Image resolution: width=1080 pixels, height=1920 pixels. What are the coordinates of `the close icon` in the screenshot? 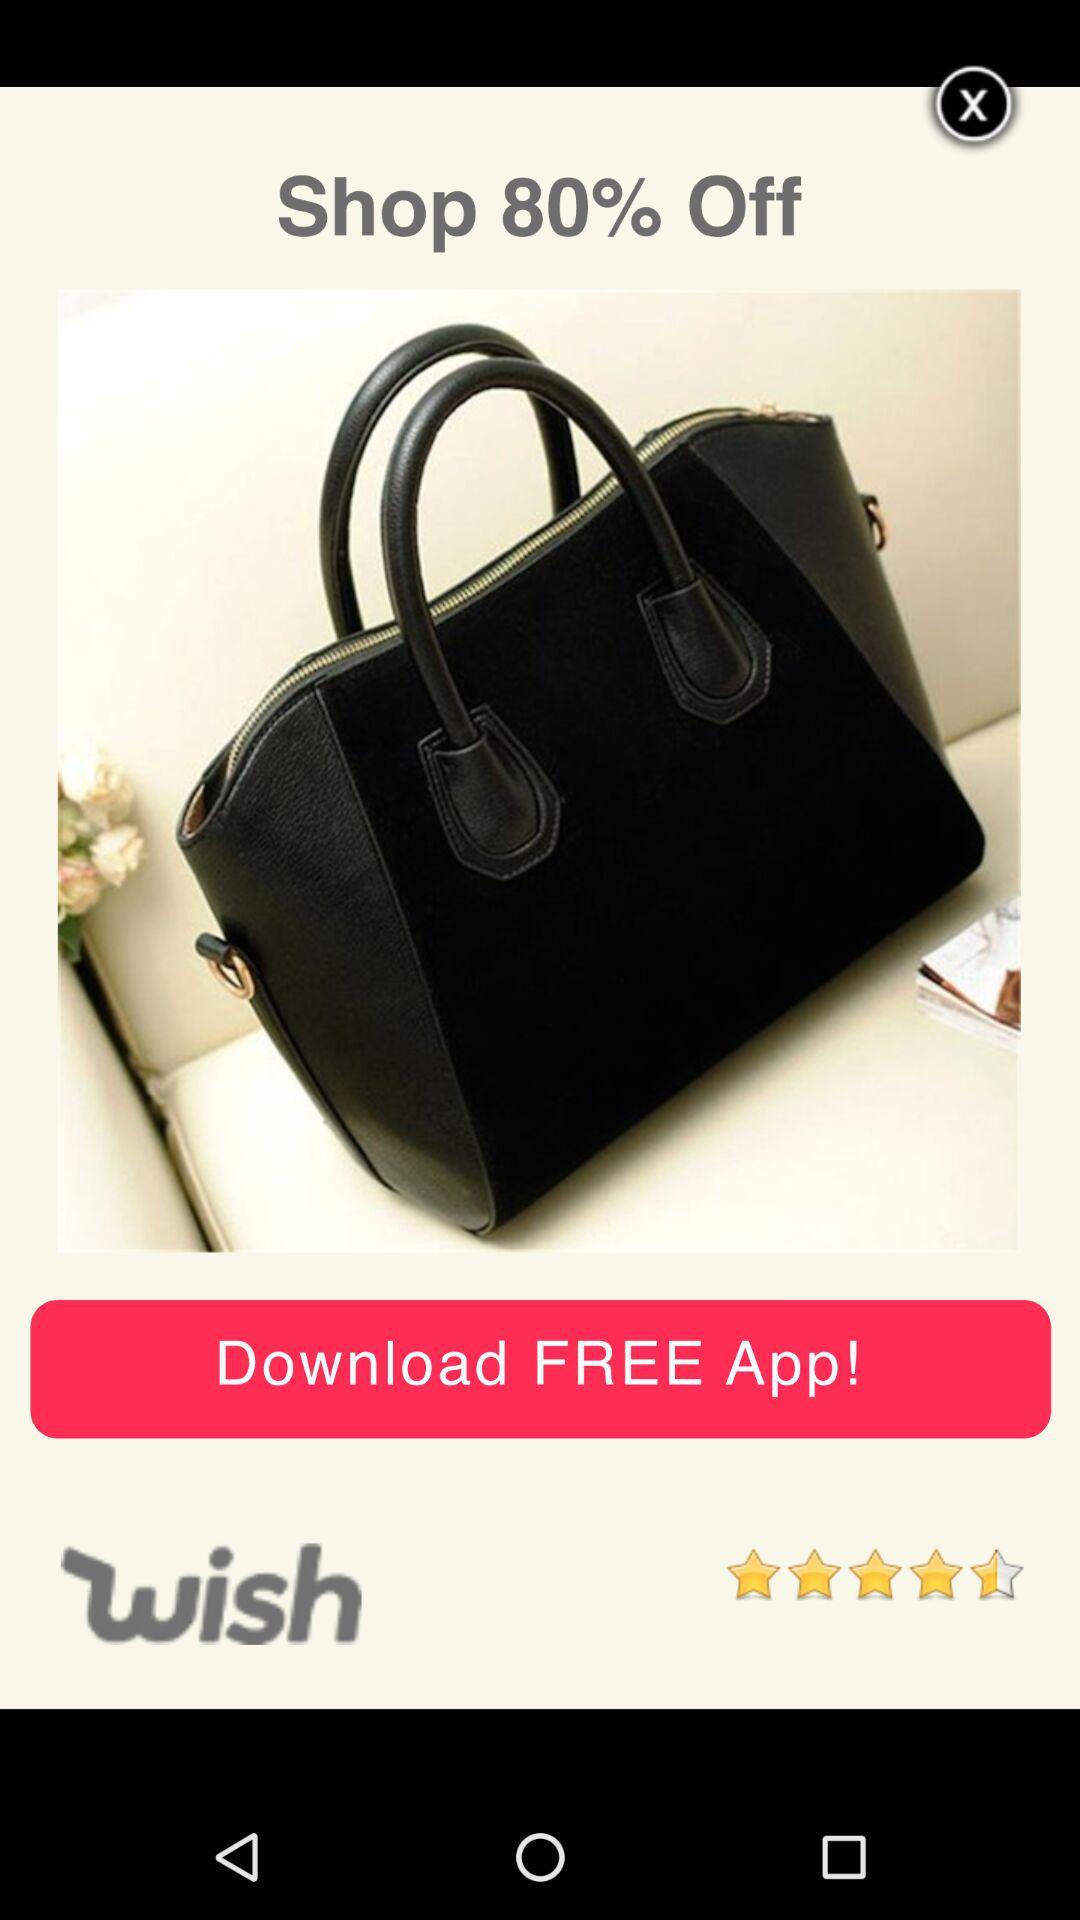 It's located at (974, 111).